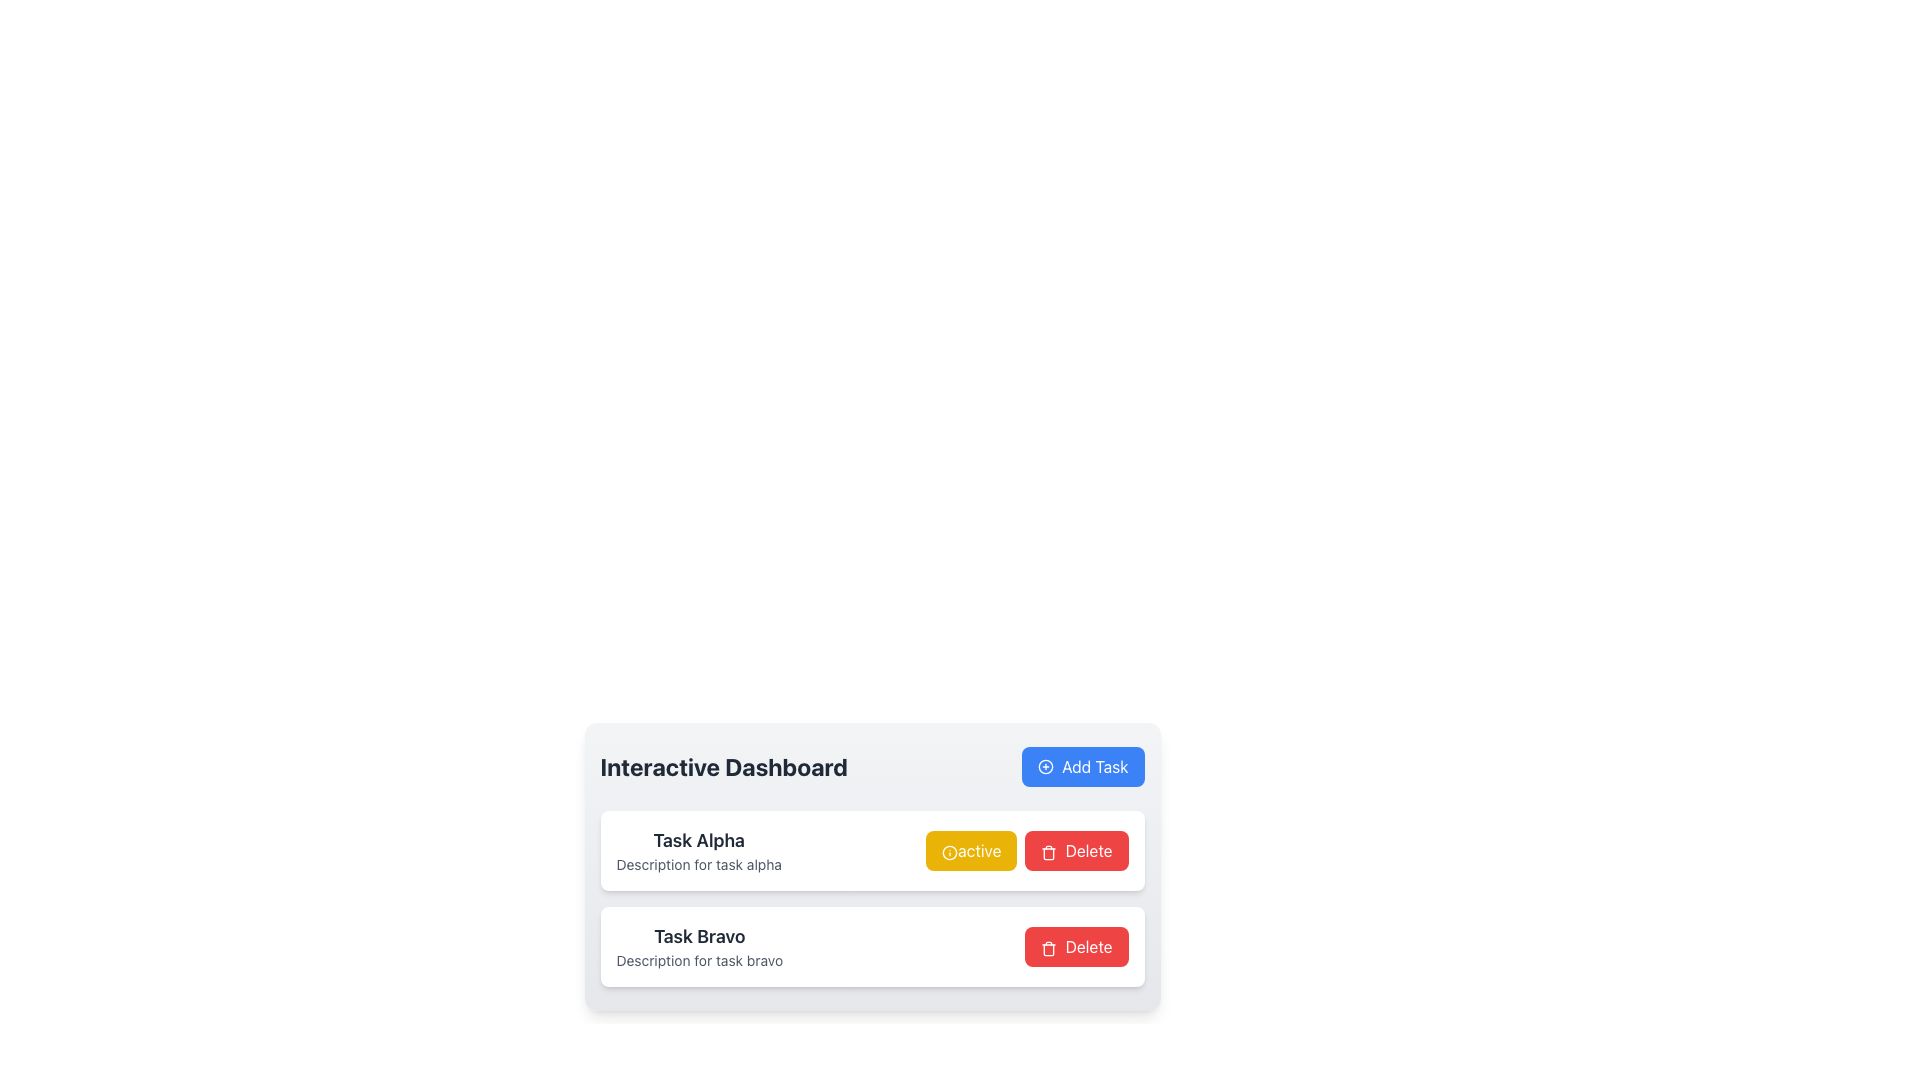 The image size is (1920, 1080). Describe the element at coordinates (971, 851) in the screenshot. I see `the 'active' button with a yellow background and white text located in the first task item of the 'Task Alpha' section` at that location.